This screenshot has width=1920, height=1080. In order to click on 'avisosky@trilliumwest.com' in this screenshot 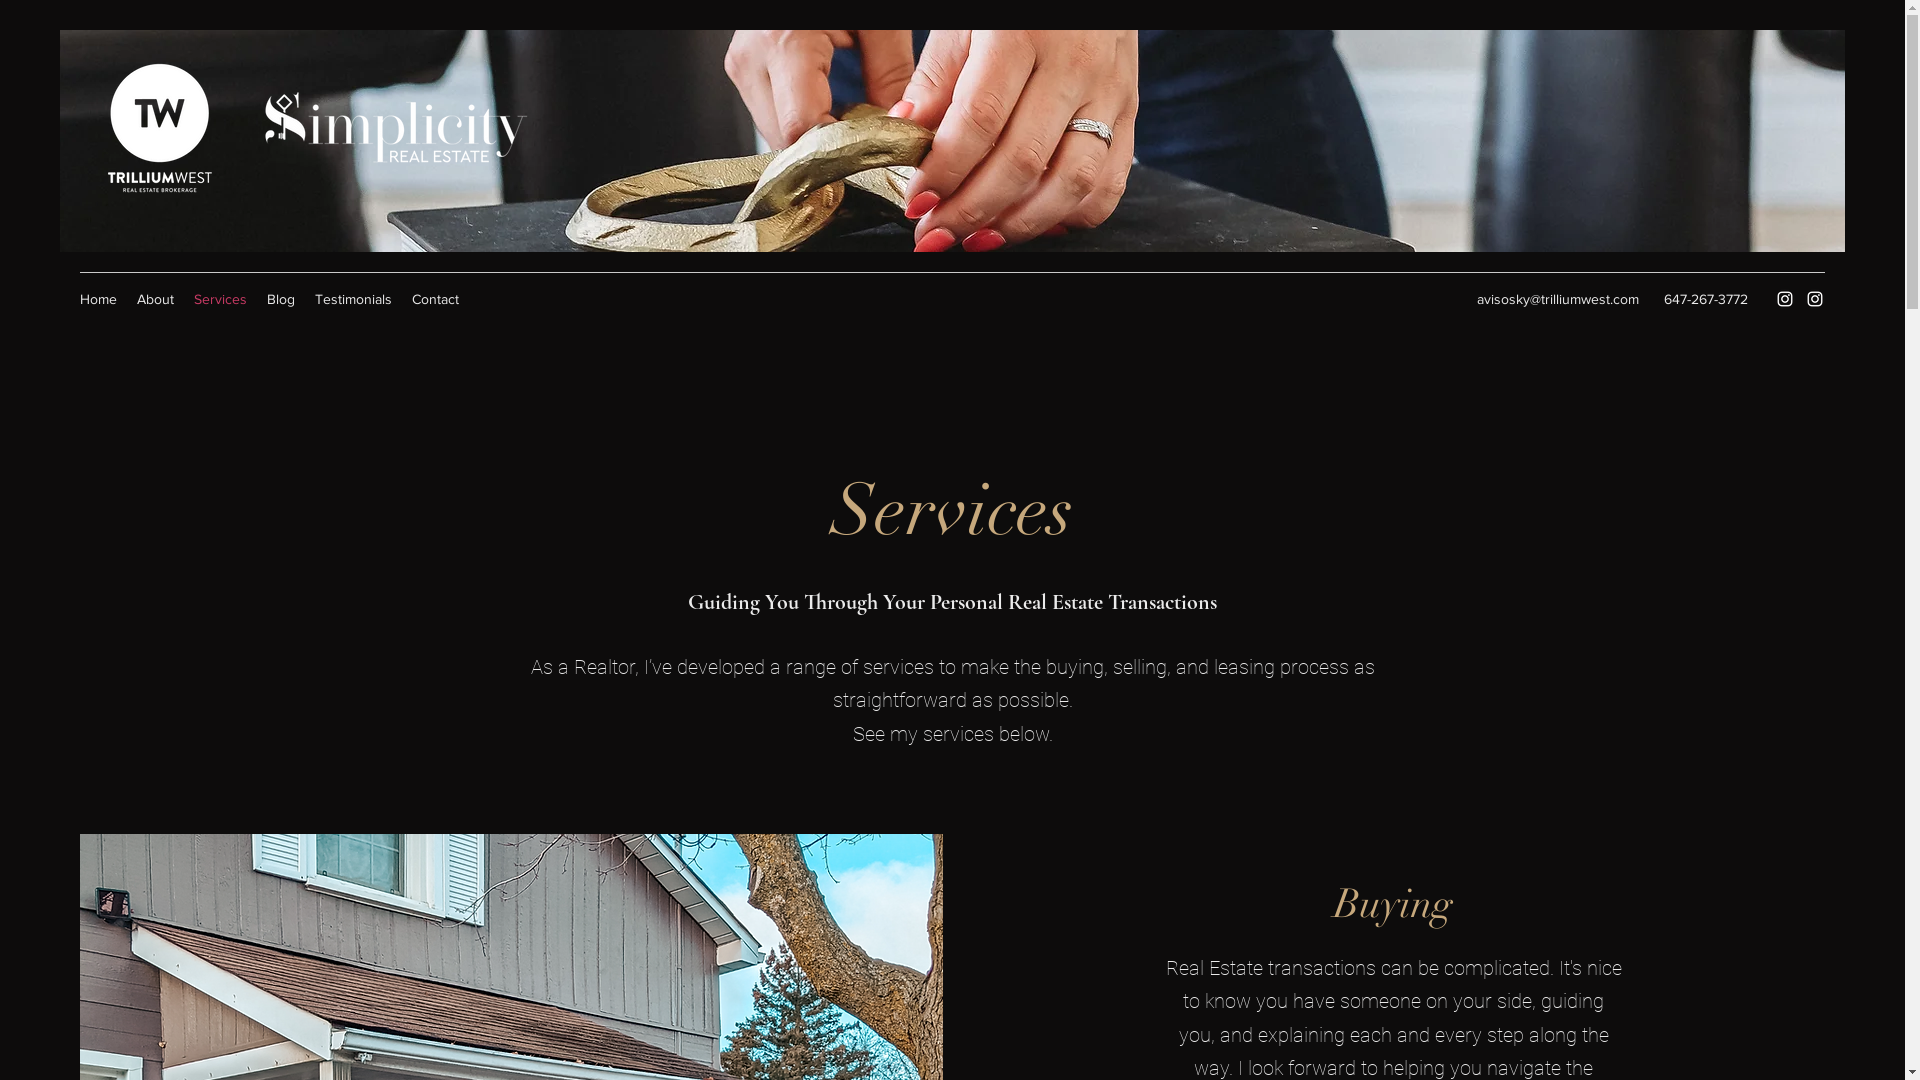, I will do `click(1477, 299)`.